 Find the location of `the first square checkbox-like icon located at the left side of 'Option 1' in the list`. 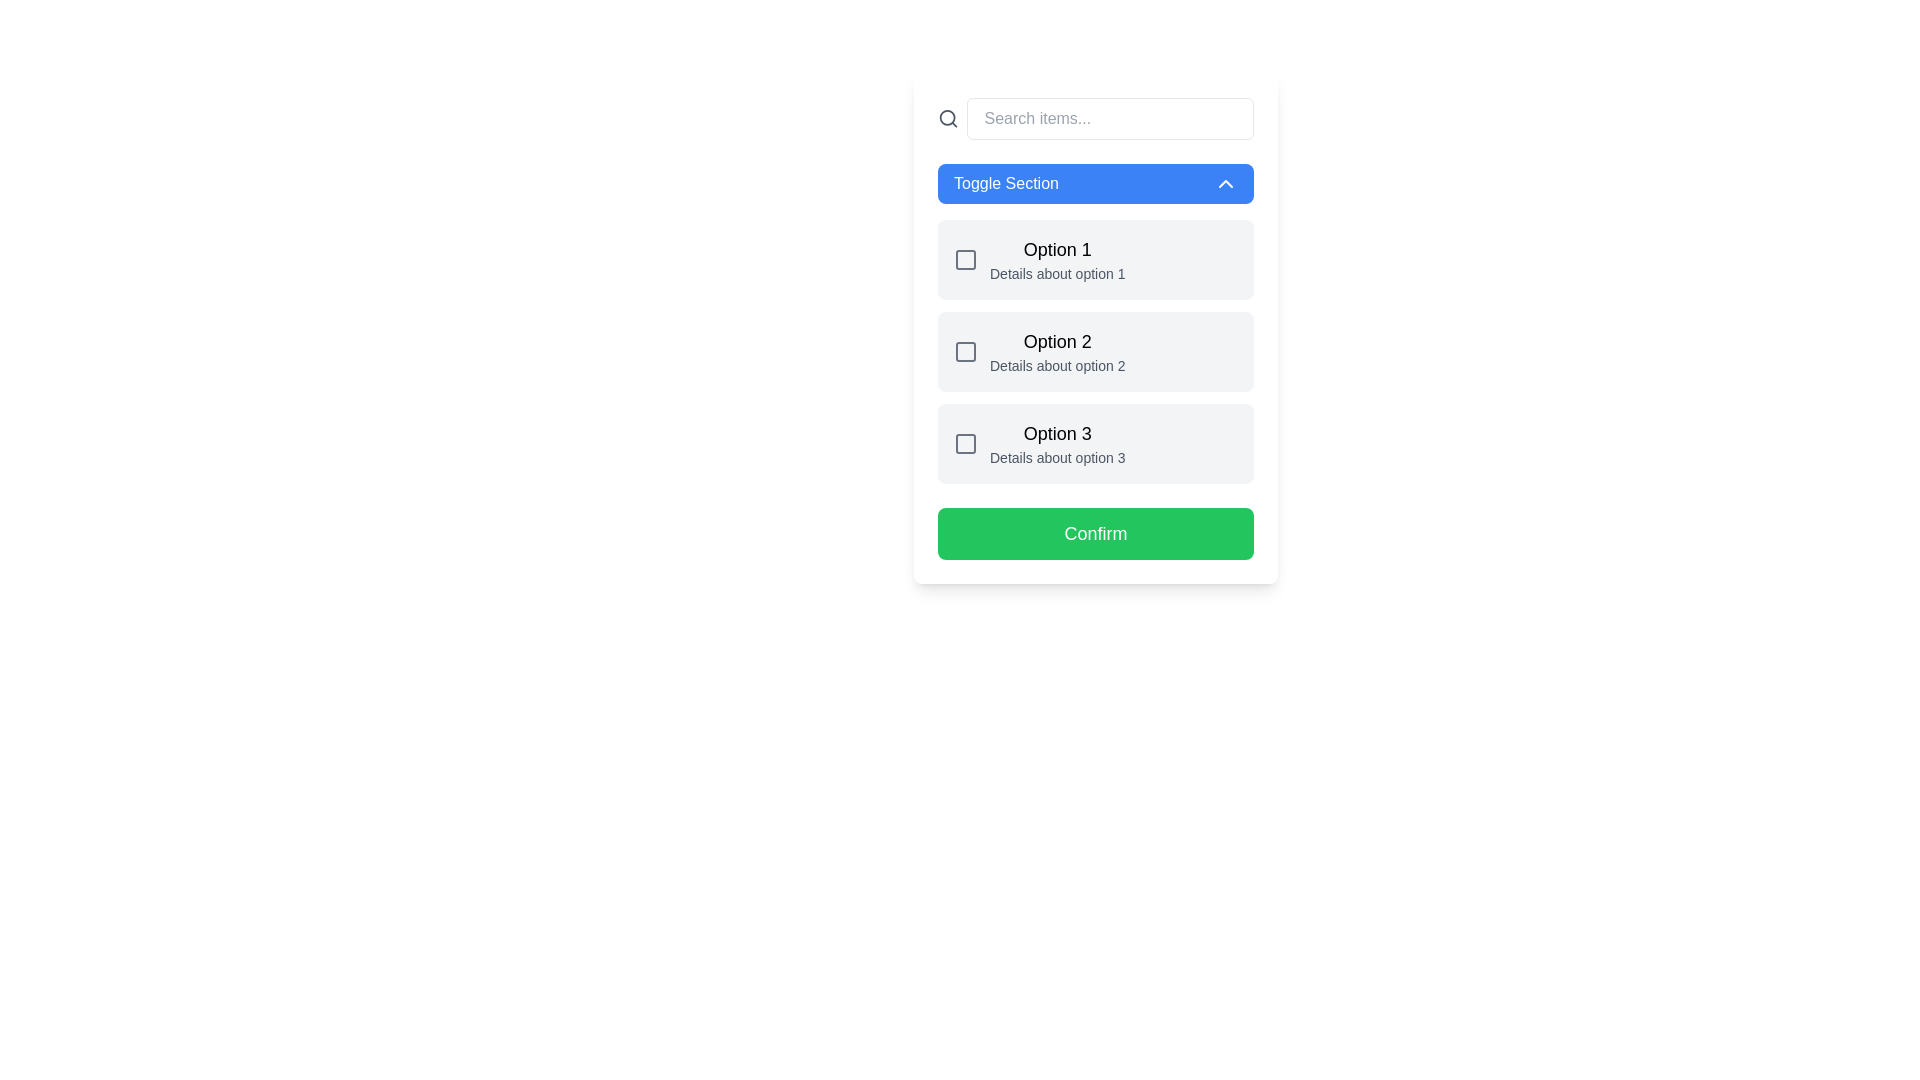

the first square checkbox-like icon located at the left side of 'Option 1' in the list is located at coordinates (965, 258).